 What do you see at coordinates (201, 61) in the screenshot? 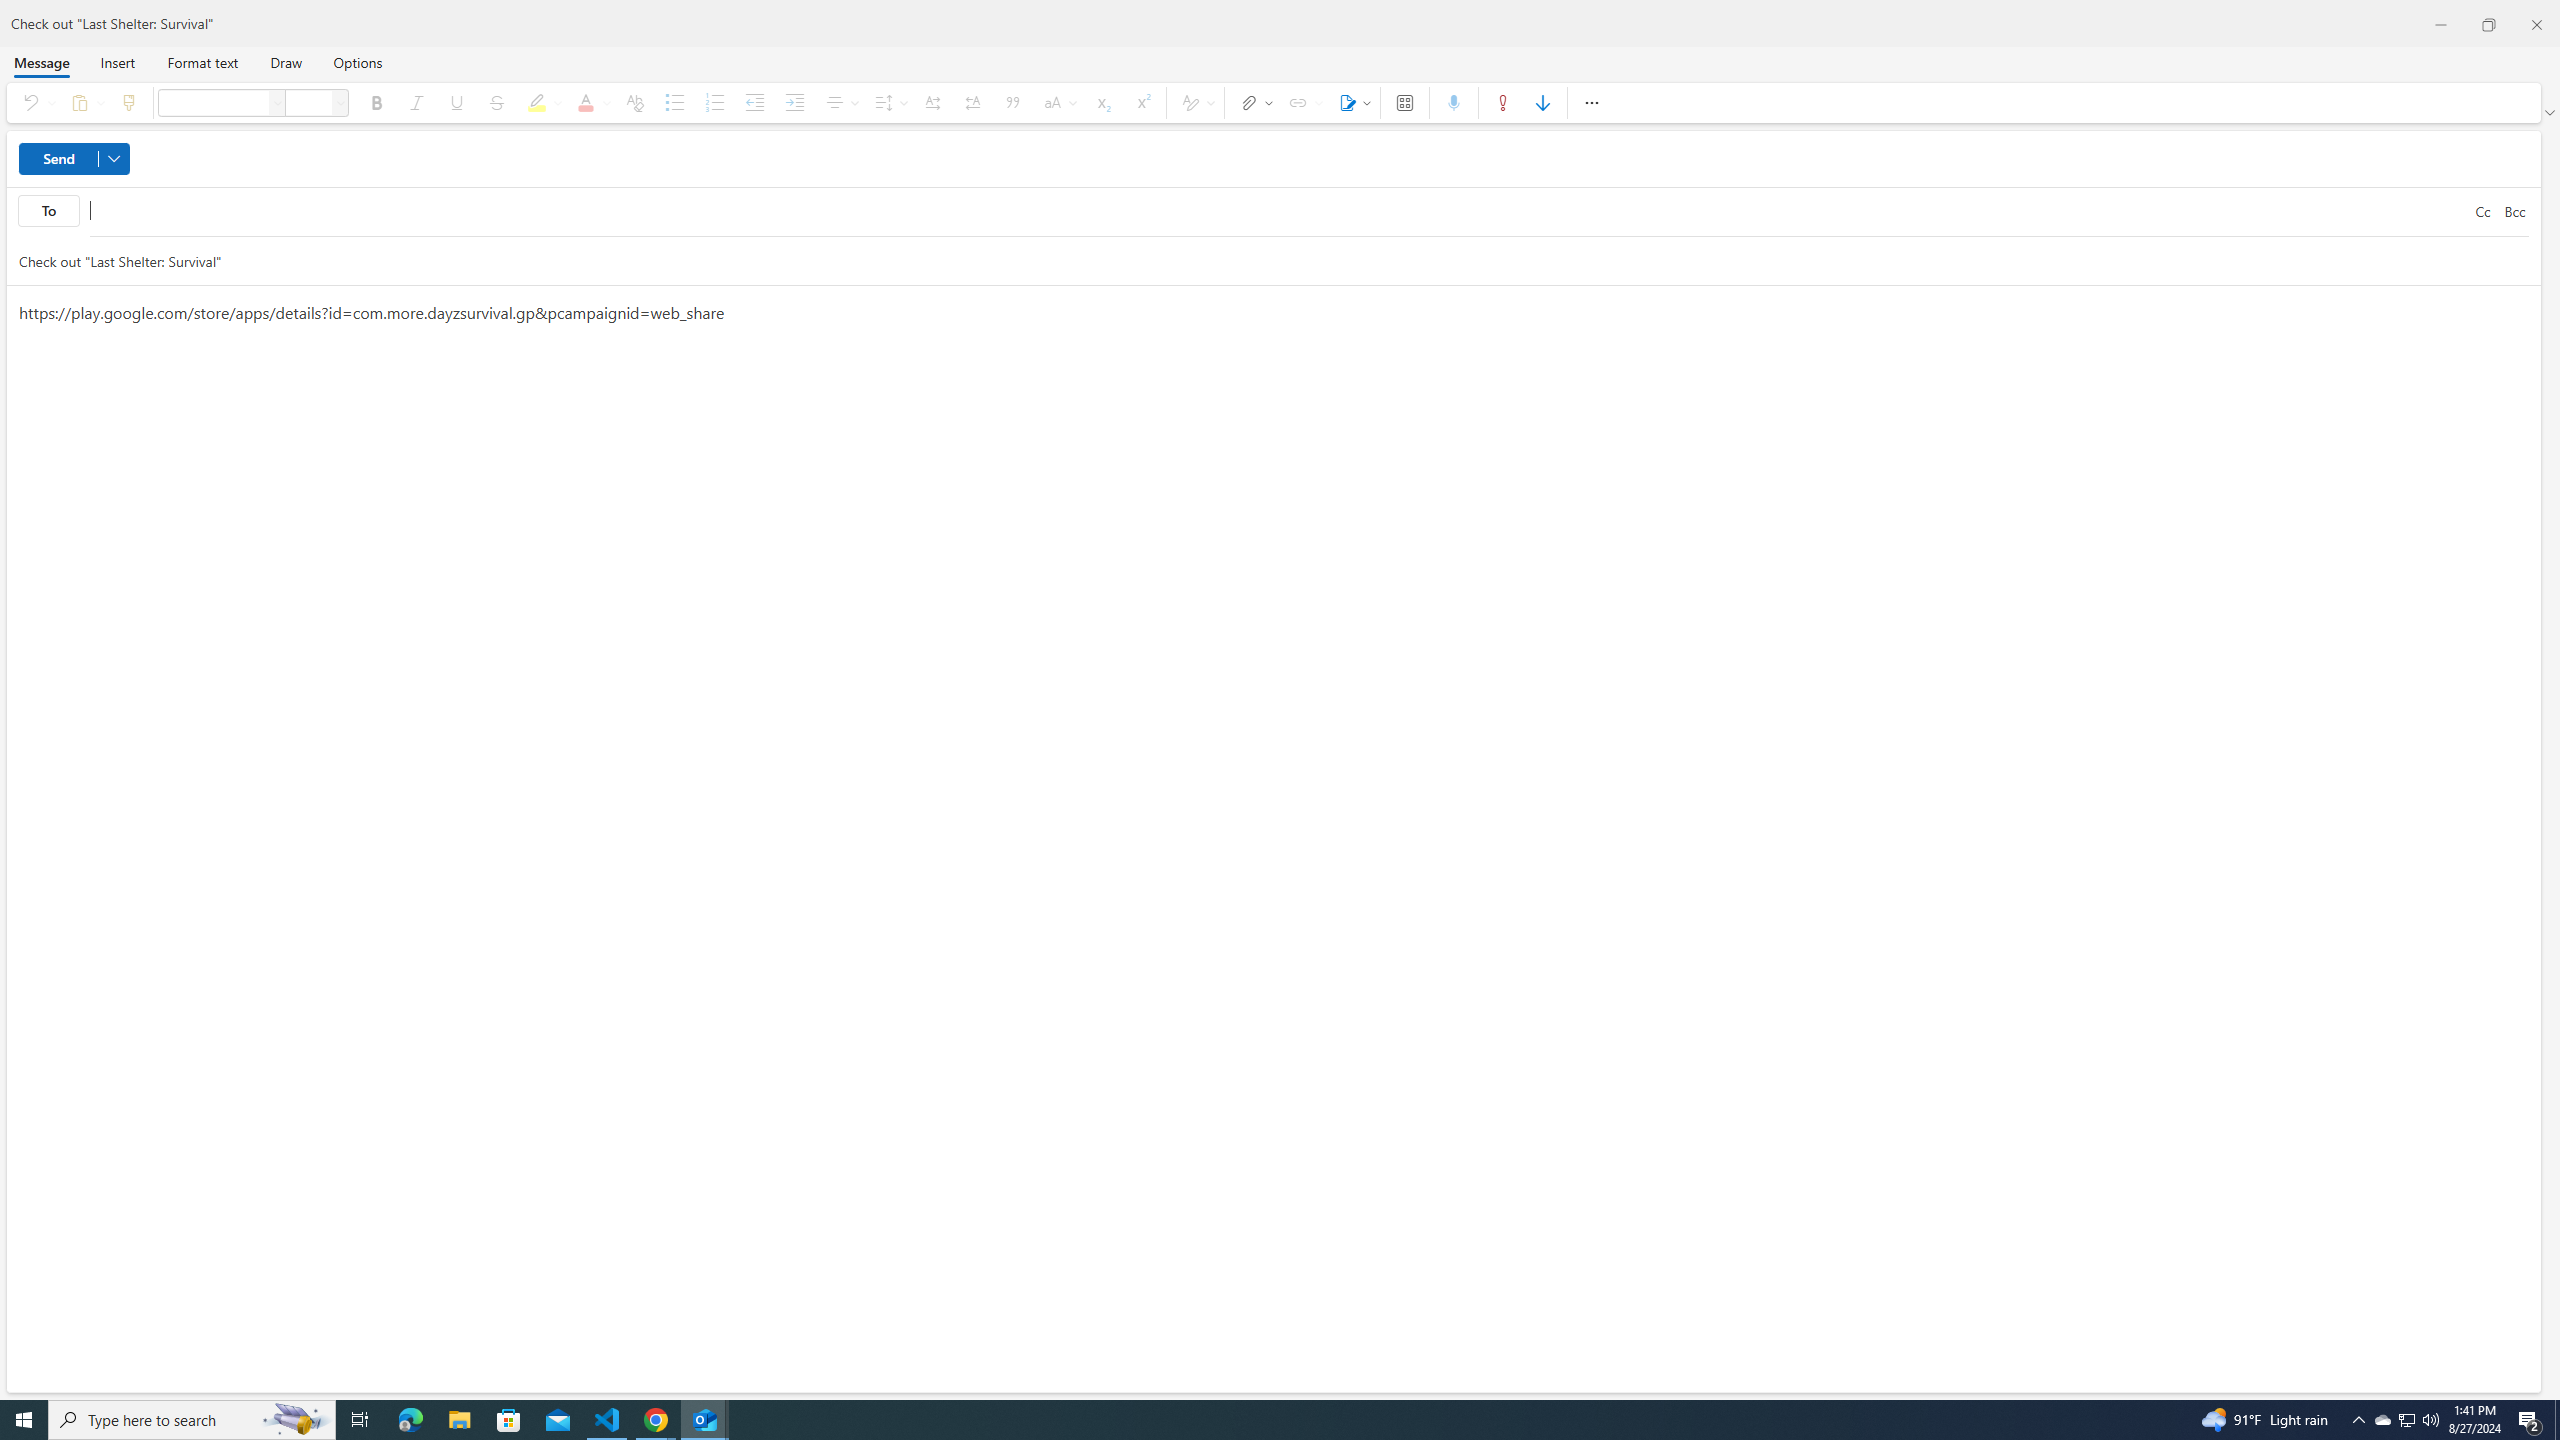
I see `'Format text'` at bounding box center [201, 61].